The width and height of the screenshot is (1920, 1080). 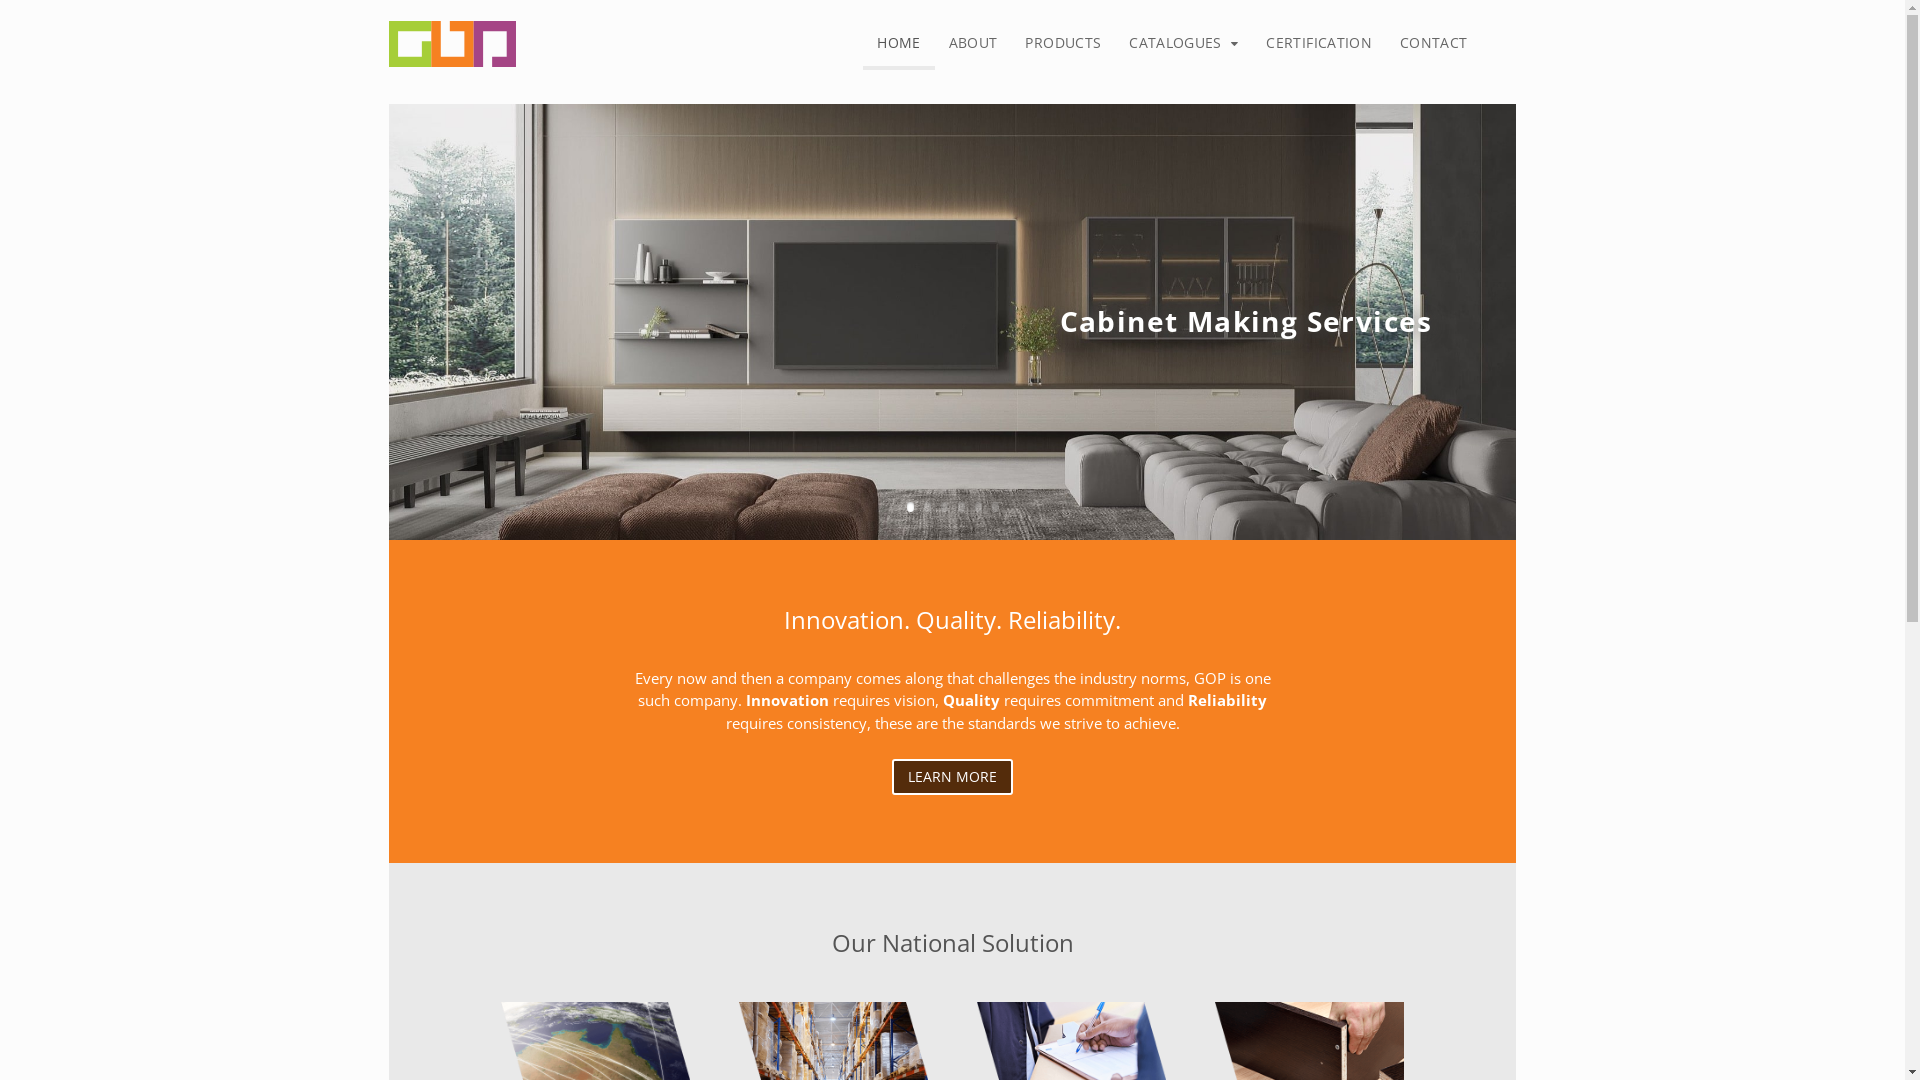 What do you see at coordinates (1183, 43) in the screenshot?
I see `'CATALOGUES'` at bounding box center [1183, 43].